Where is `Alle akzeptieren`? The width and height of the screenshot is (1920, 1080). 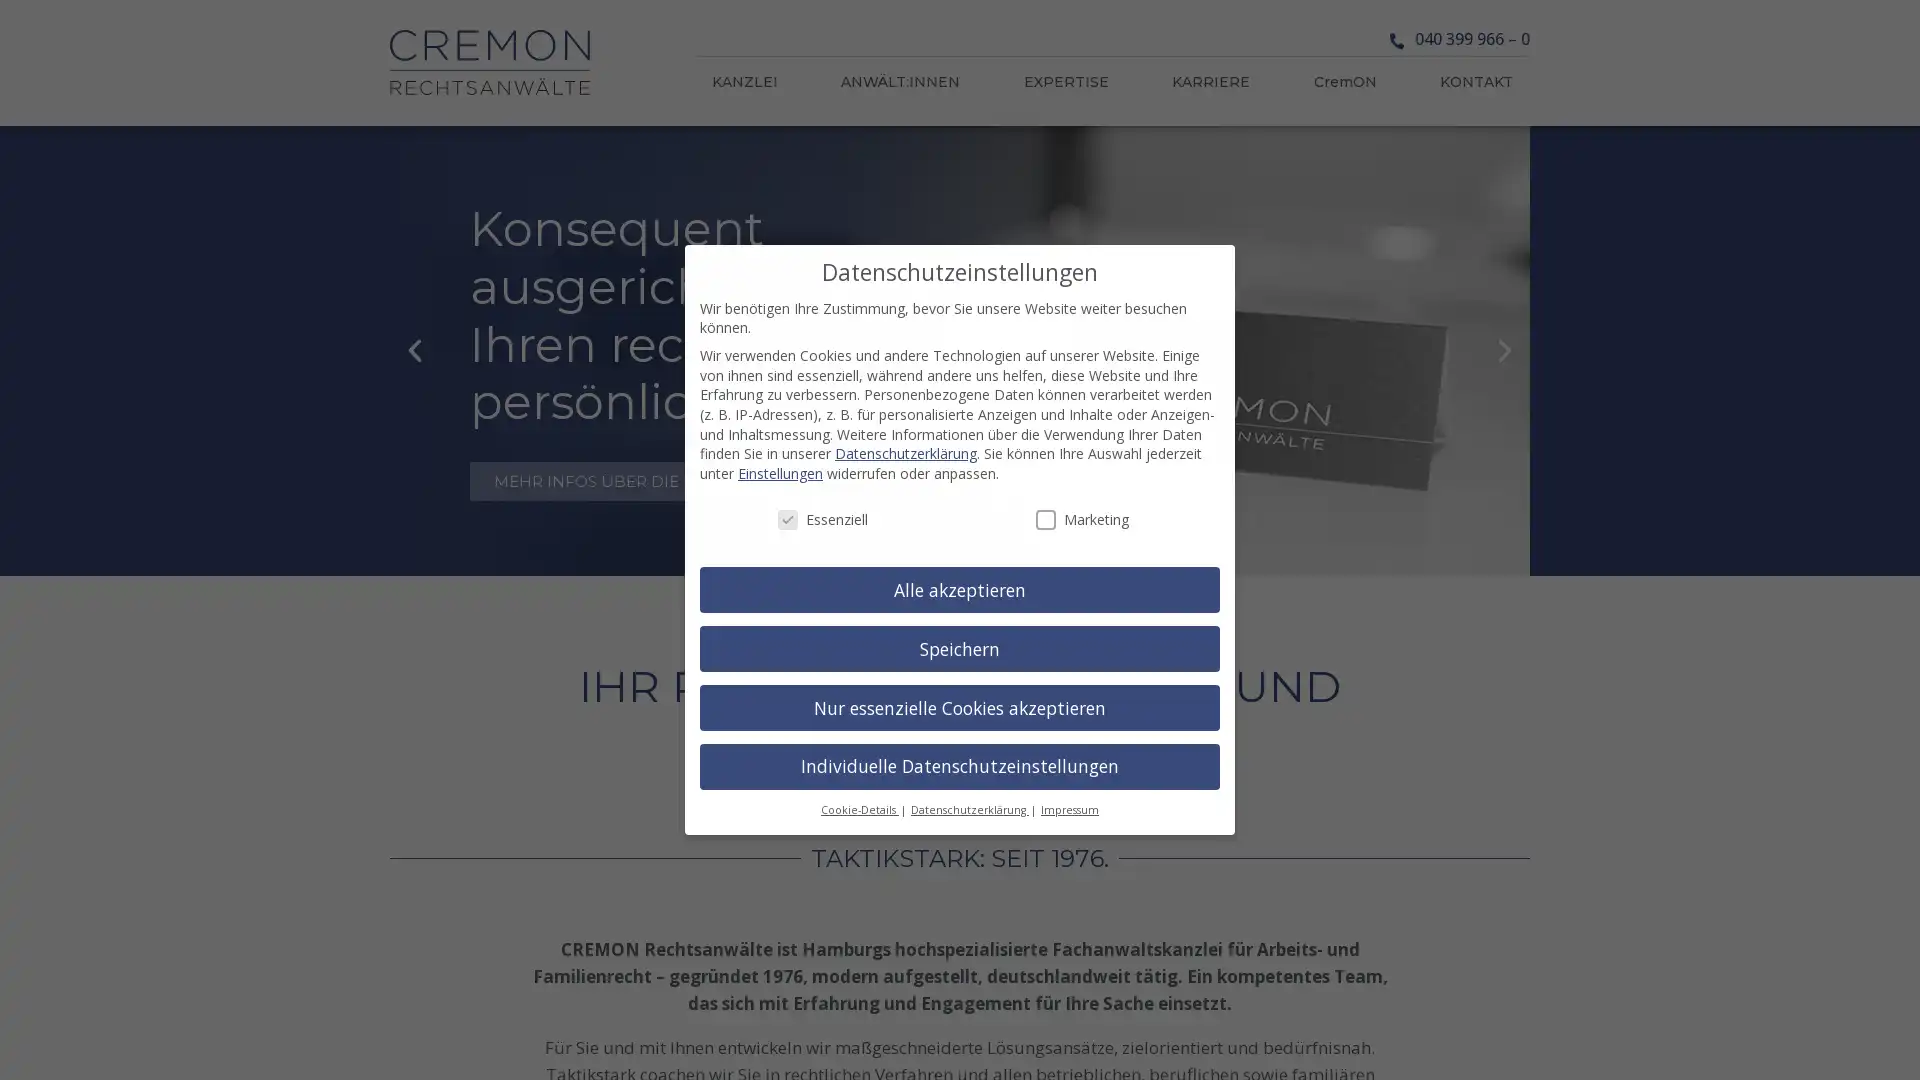
Alle akzeptieren is located at coordinates (960, 589).